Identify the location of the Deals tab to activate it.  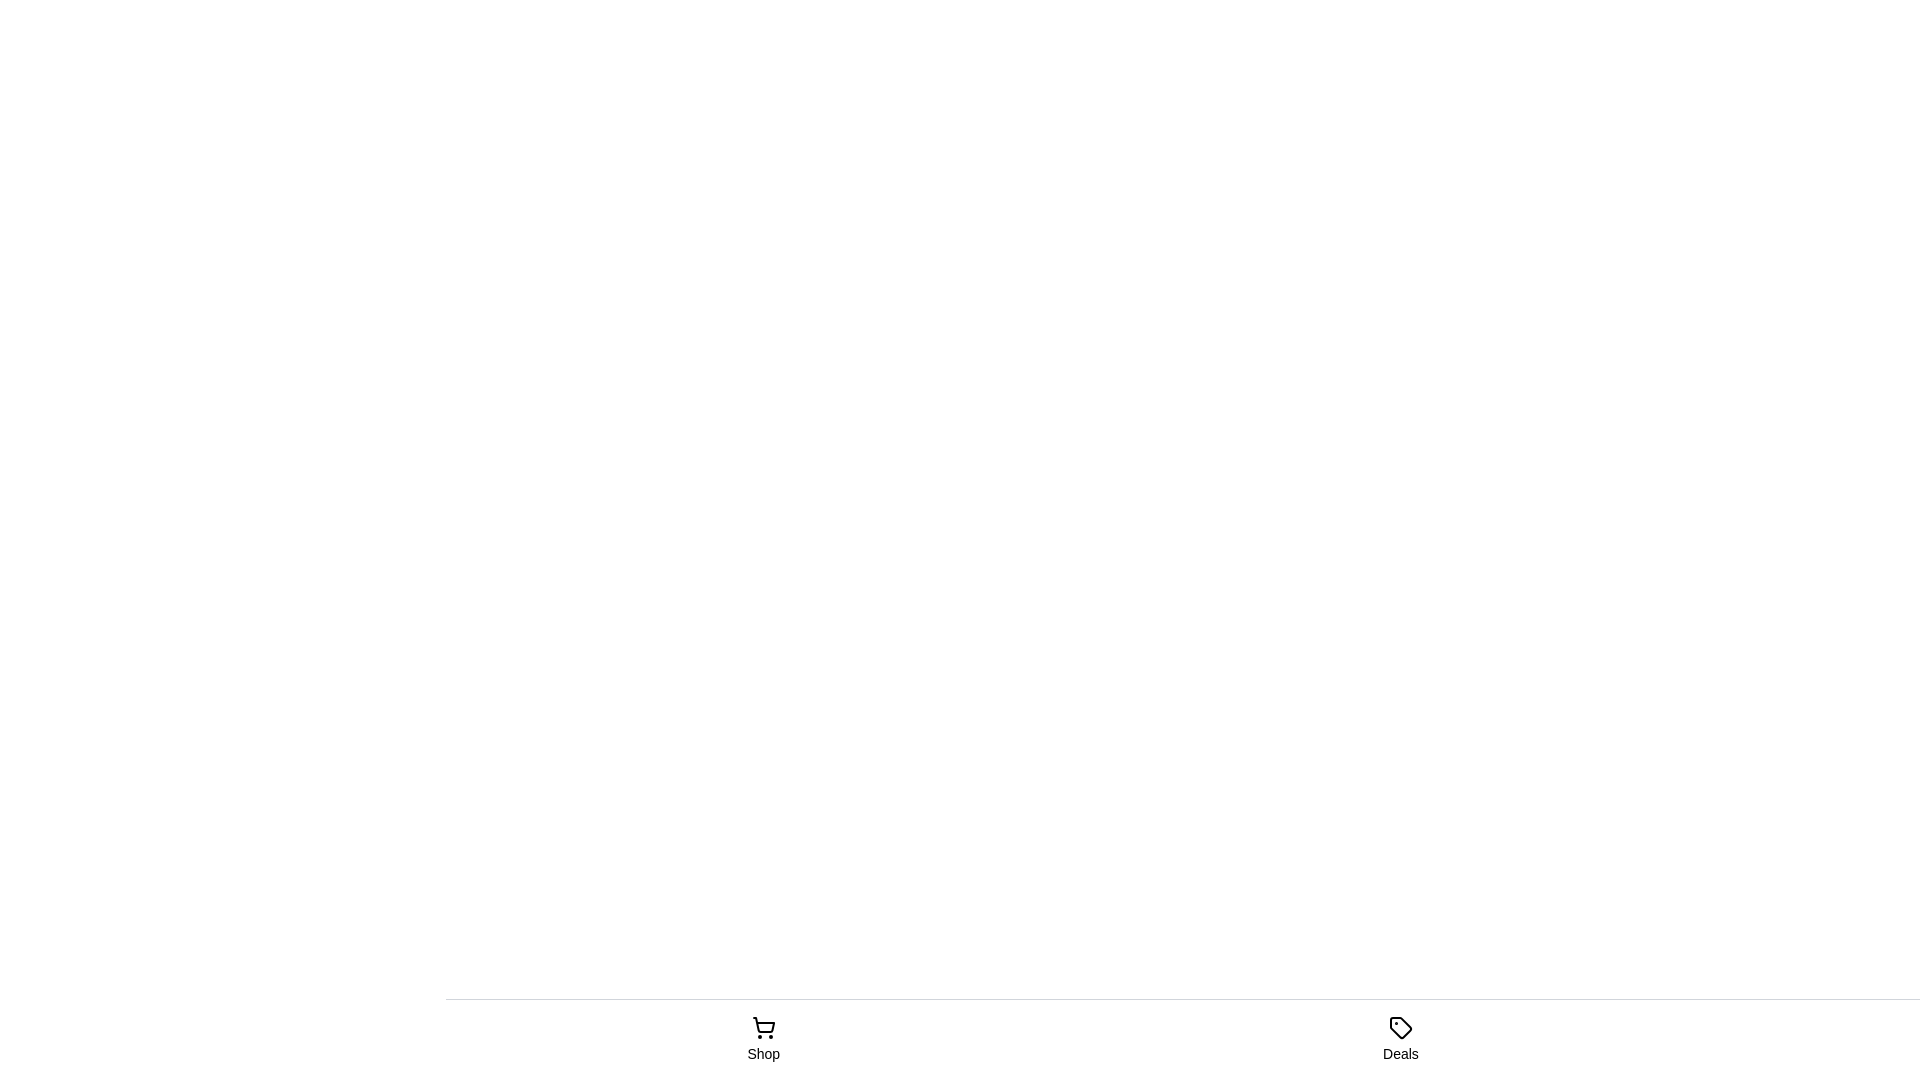
(1400, 1039).